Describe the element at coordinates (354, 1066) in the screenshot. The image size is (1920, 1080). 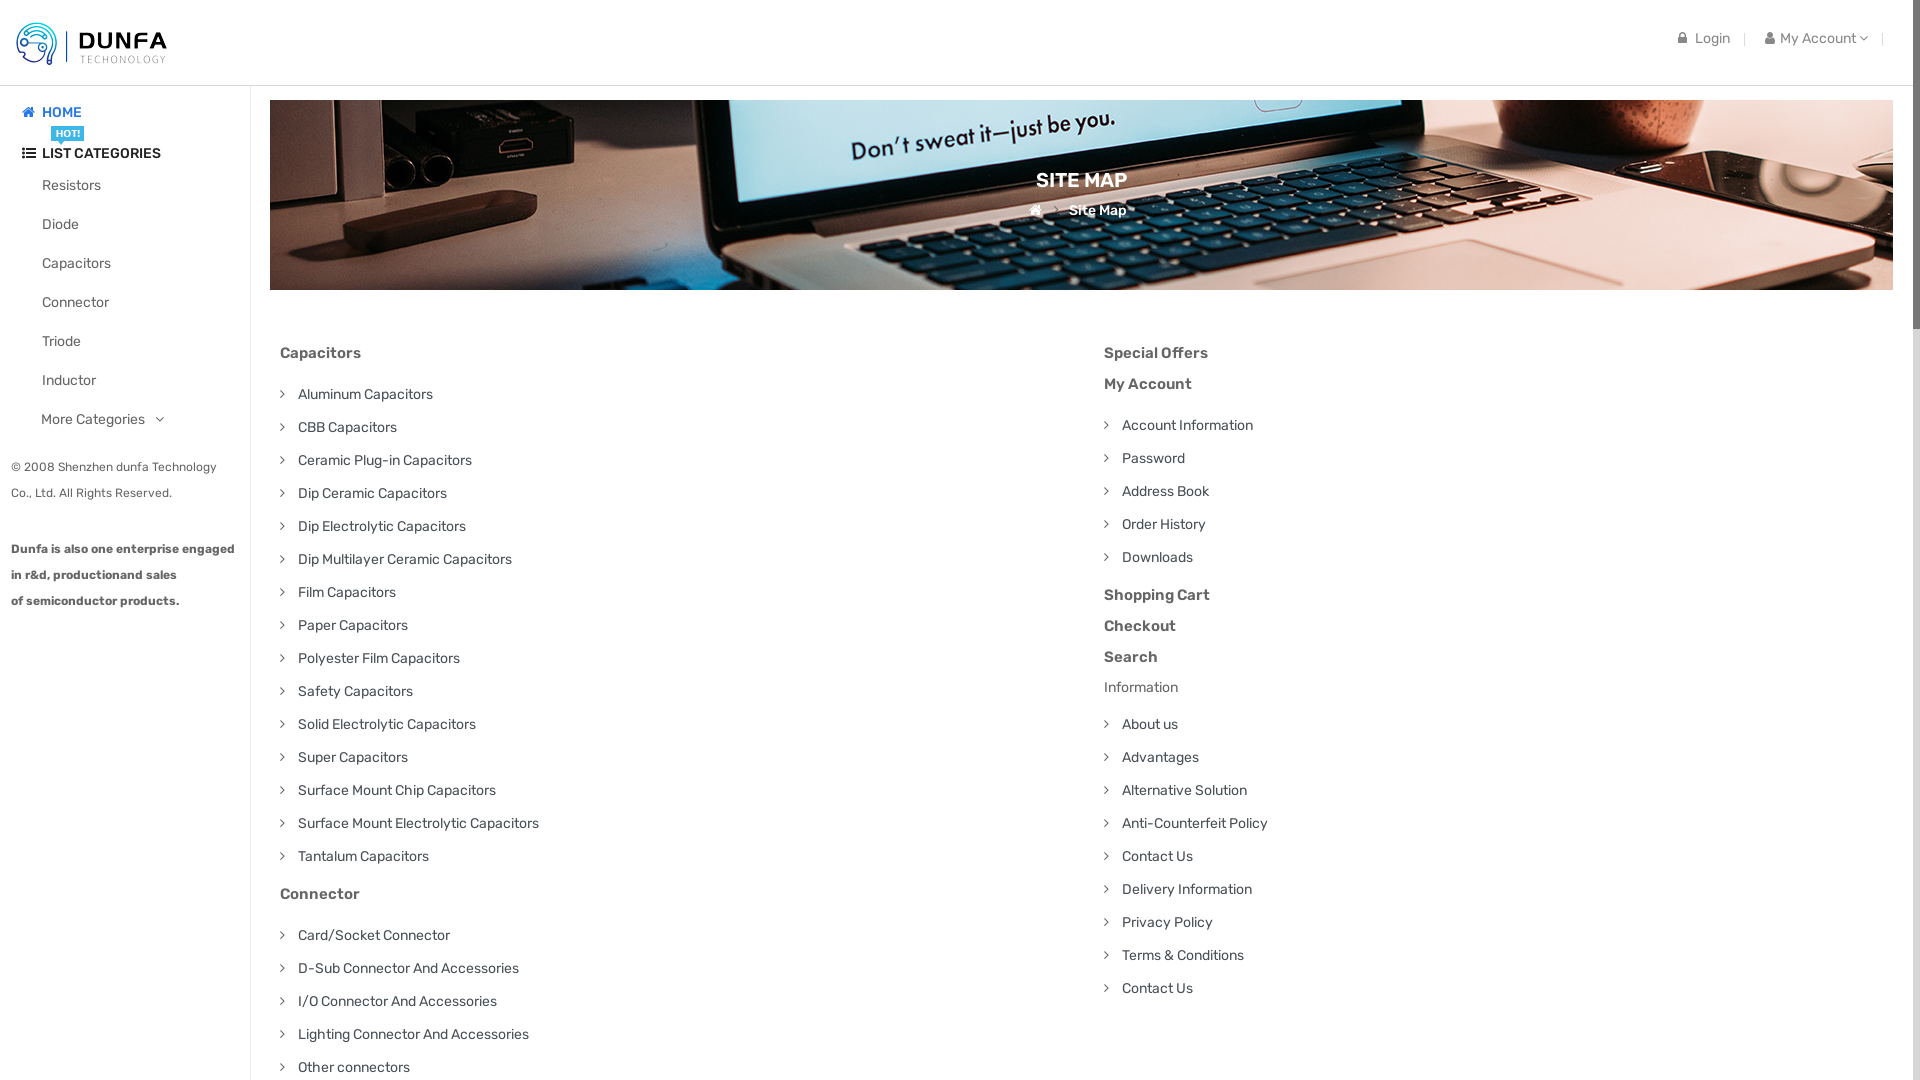
I see `'Other connectors'` at that location.